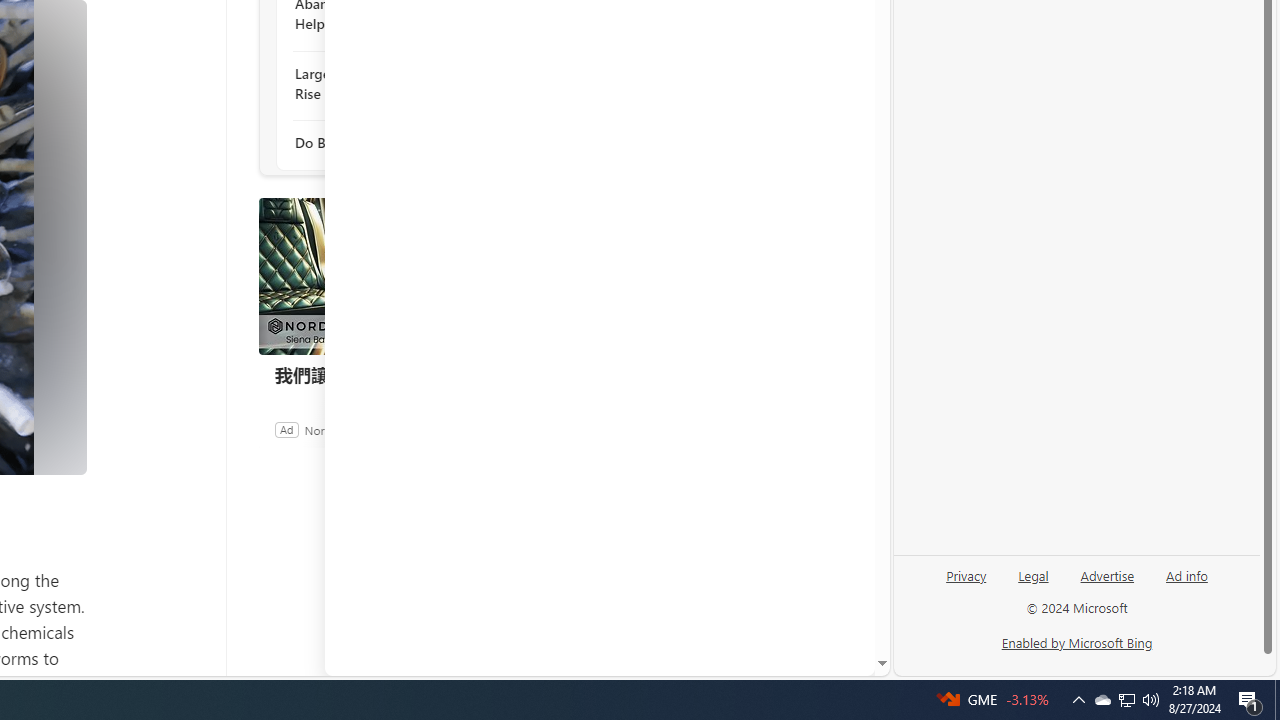 The width and height of the screenshot is (1280, 720). I want to click on 'Privacy', so click(966, 574).